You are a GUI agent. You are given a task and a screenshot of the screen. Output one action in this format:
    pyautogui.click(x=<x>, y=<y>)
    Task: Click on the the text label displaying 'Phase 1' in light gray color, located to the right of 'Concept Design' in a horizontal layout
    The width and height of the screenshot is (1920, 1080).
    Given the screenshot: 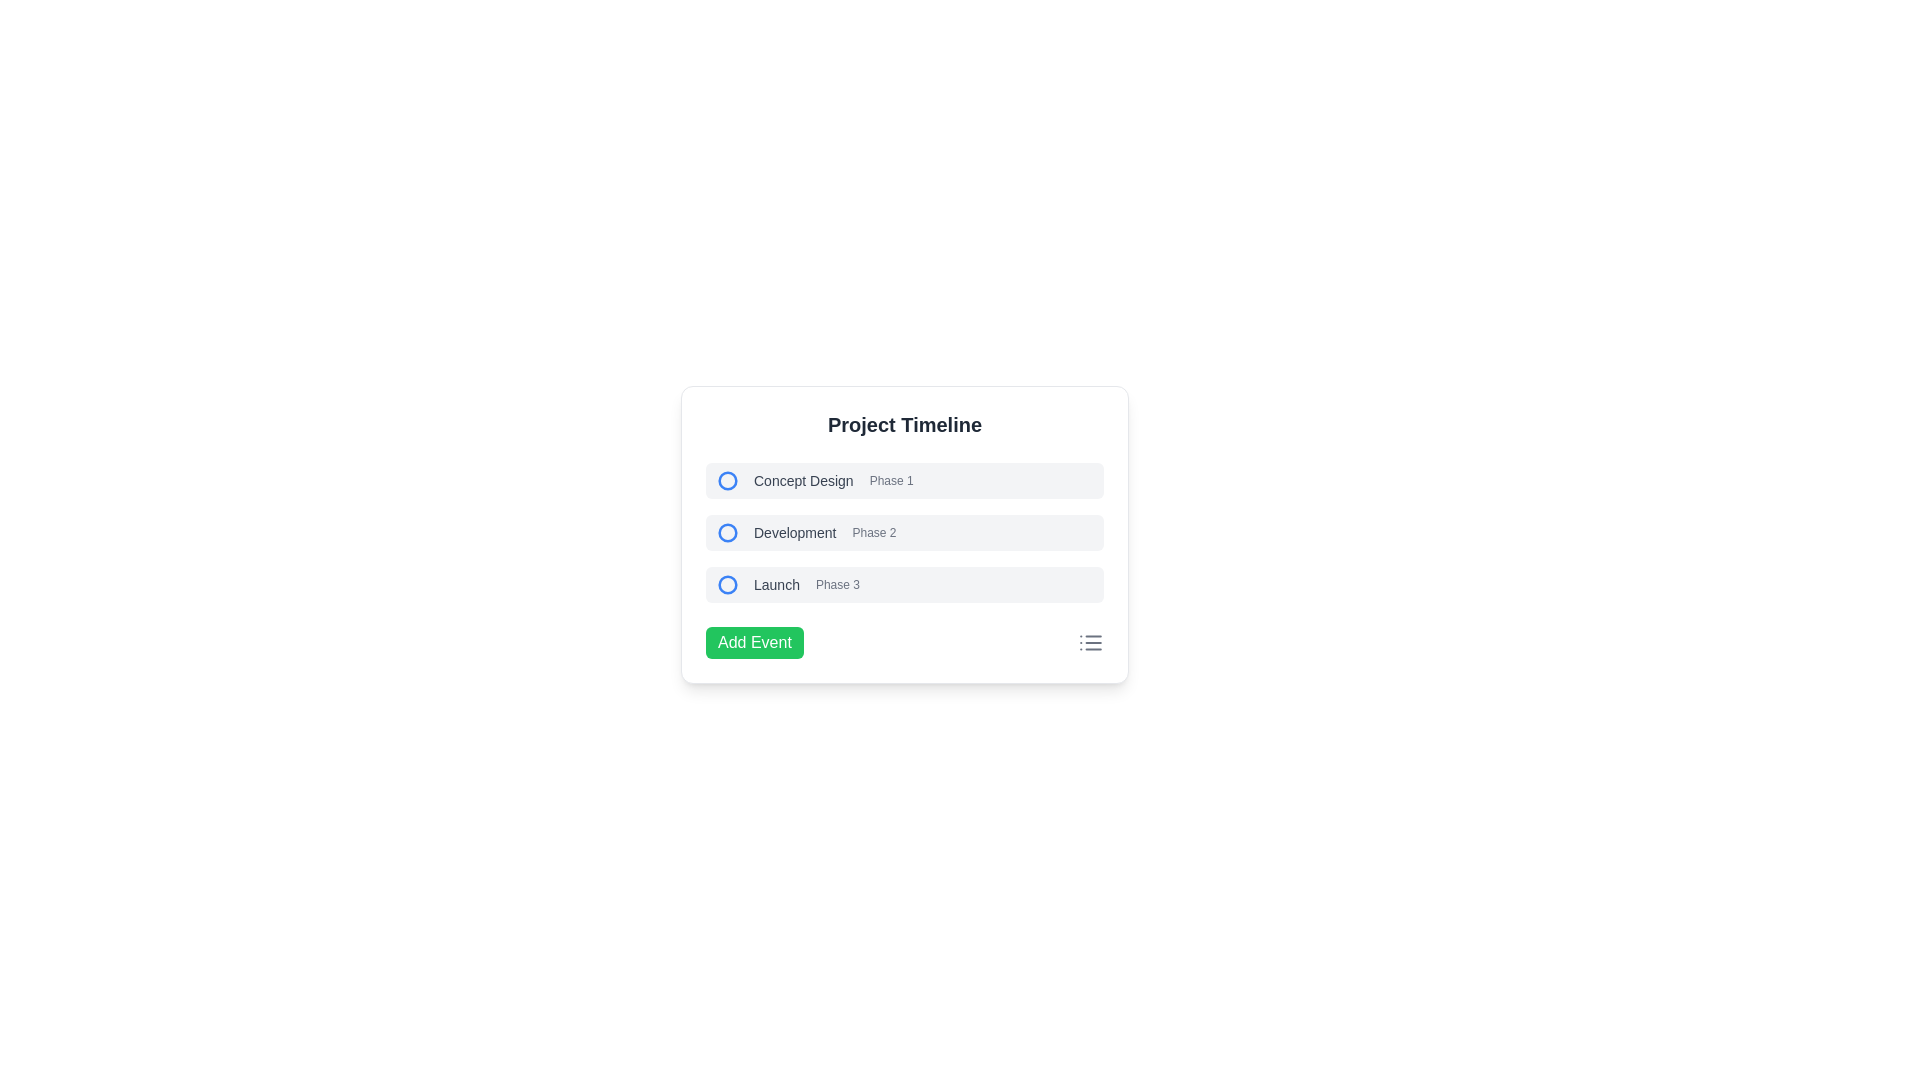 What is the action you would take?
    pyautogui.click(x=890, y=481)
    